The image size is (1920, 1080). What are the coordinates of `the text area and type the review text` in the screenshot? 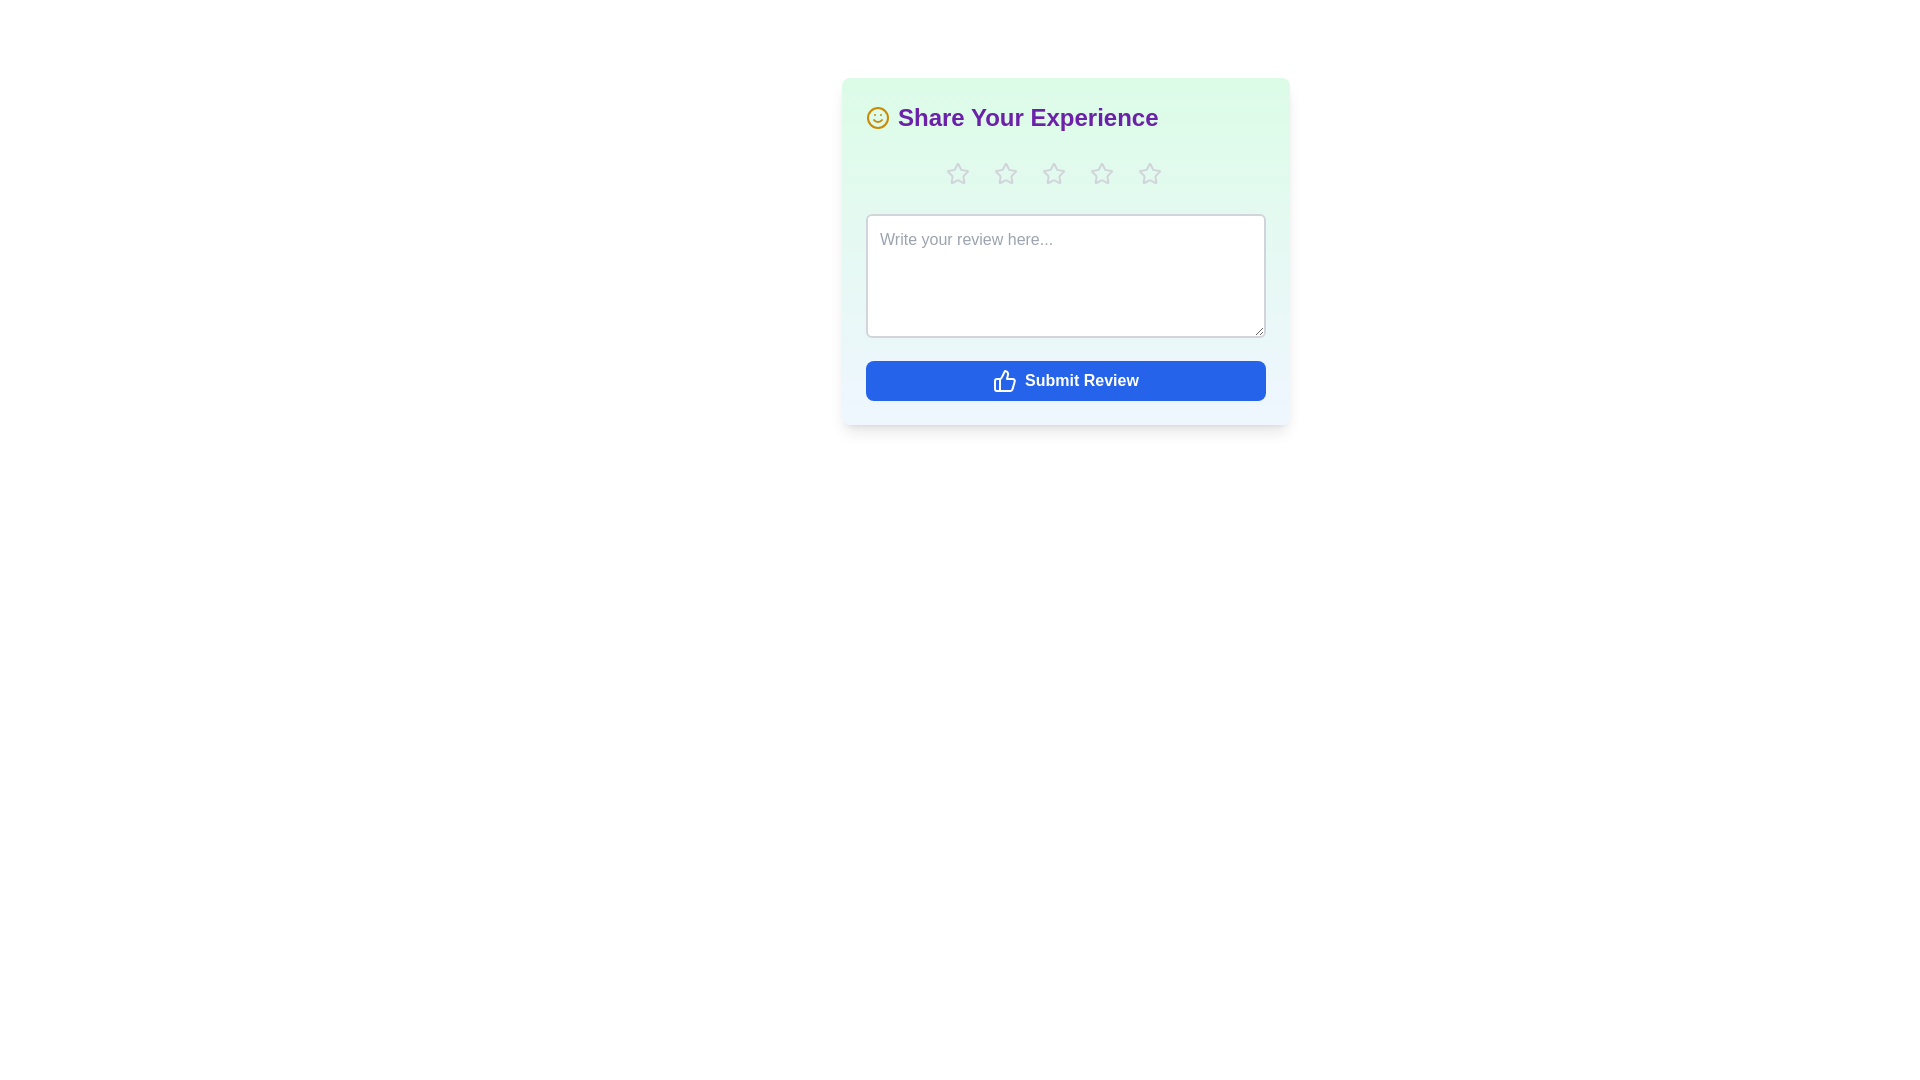 It's located at (1064, 276).